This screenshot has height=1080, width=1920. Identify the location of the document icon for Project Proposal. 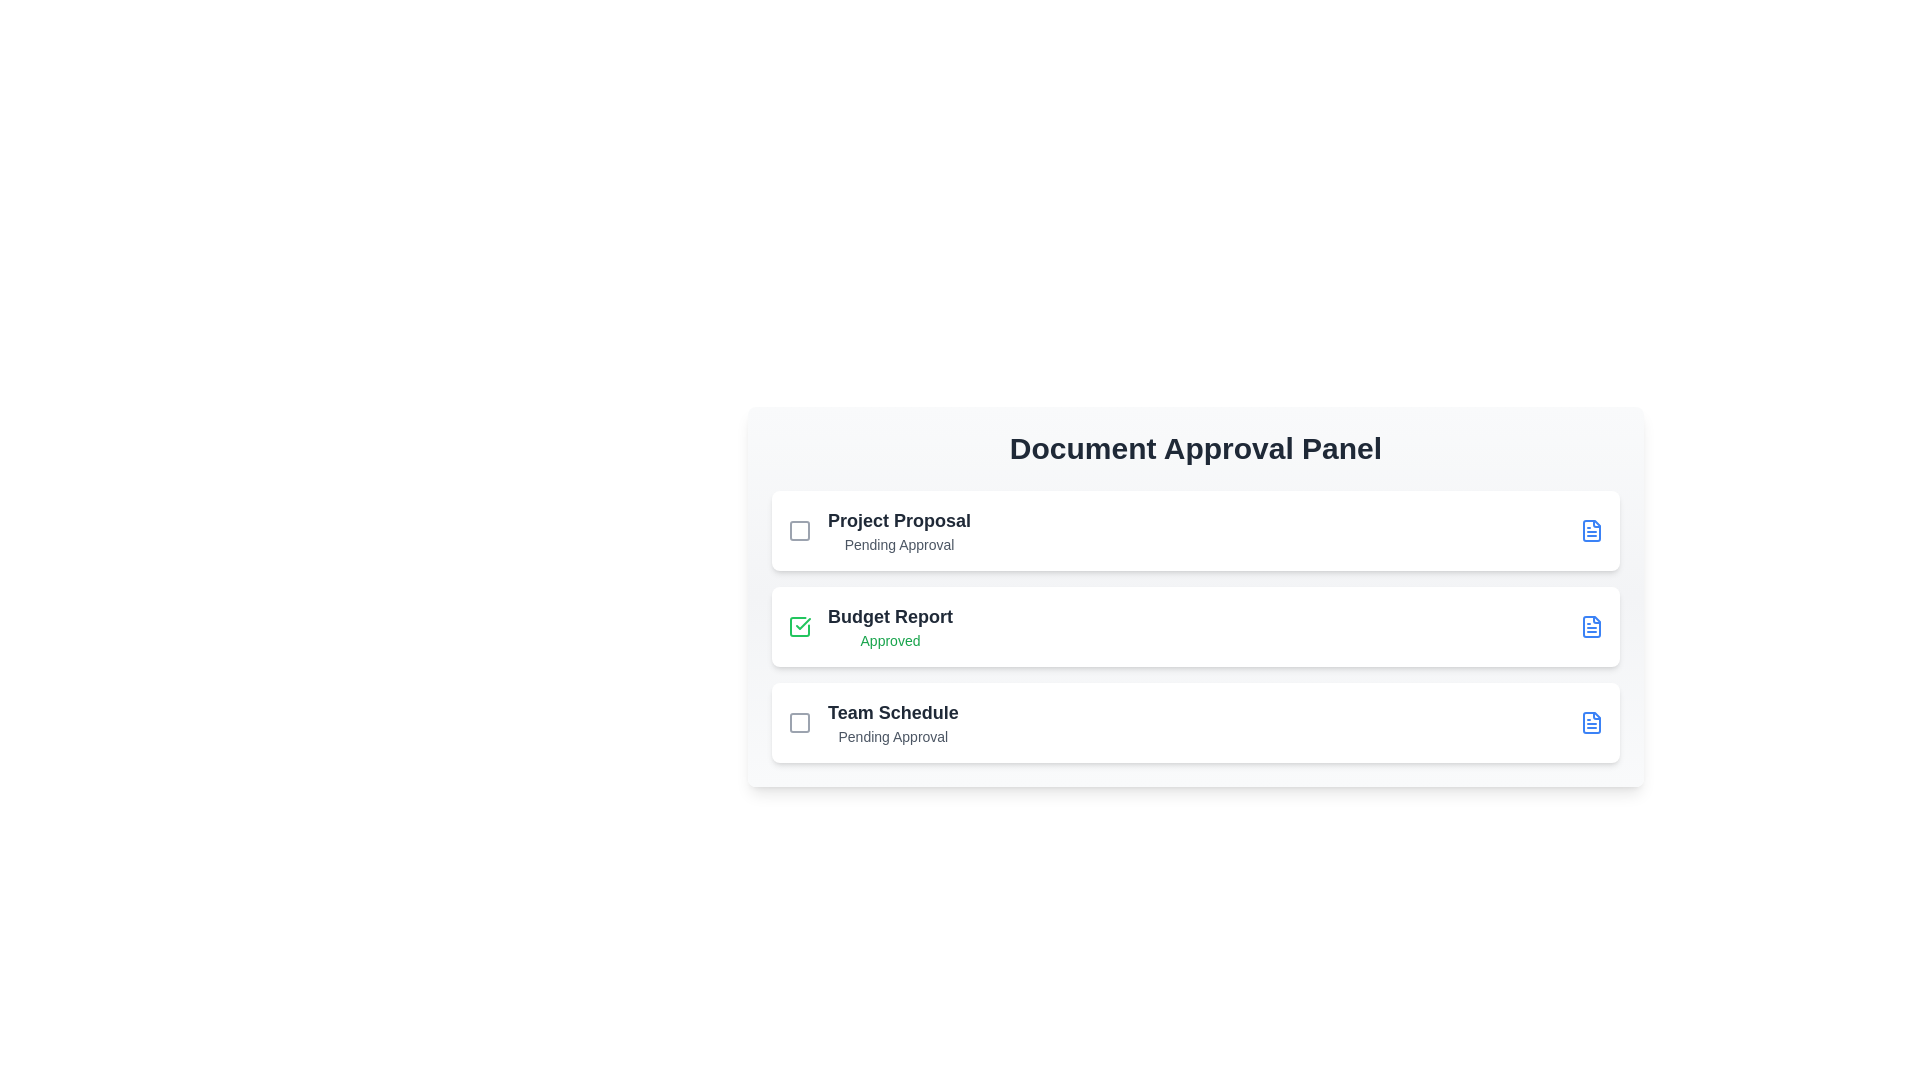
(1591, 530).